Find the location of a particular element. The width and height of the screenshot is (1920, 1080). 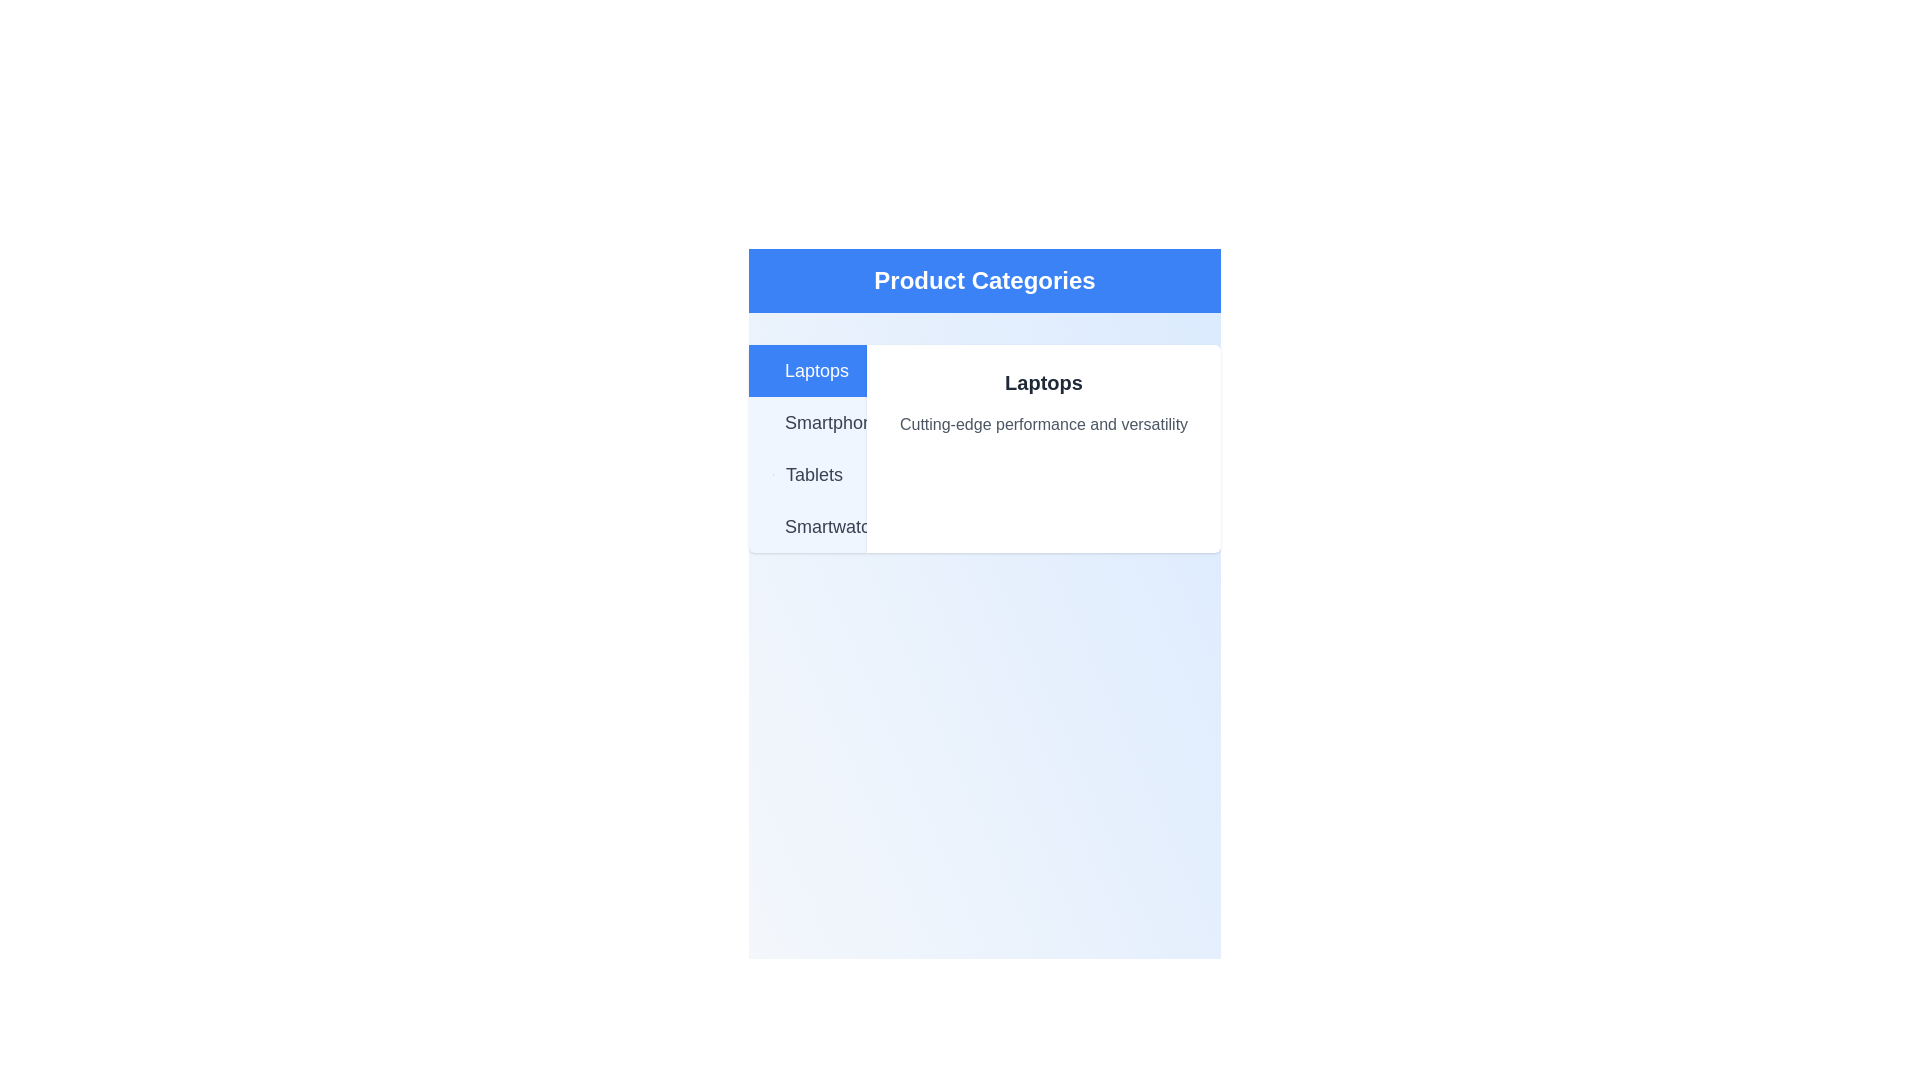

the tab labeled Laptops to display its products is located at coordinates (807, 370).